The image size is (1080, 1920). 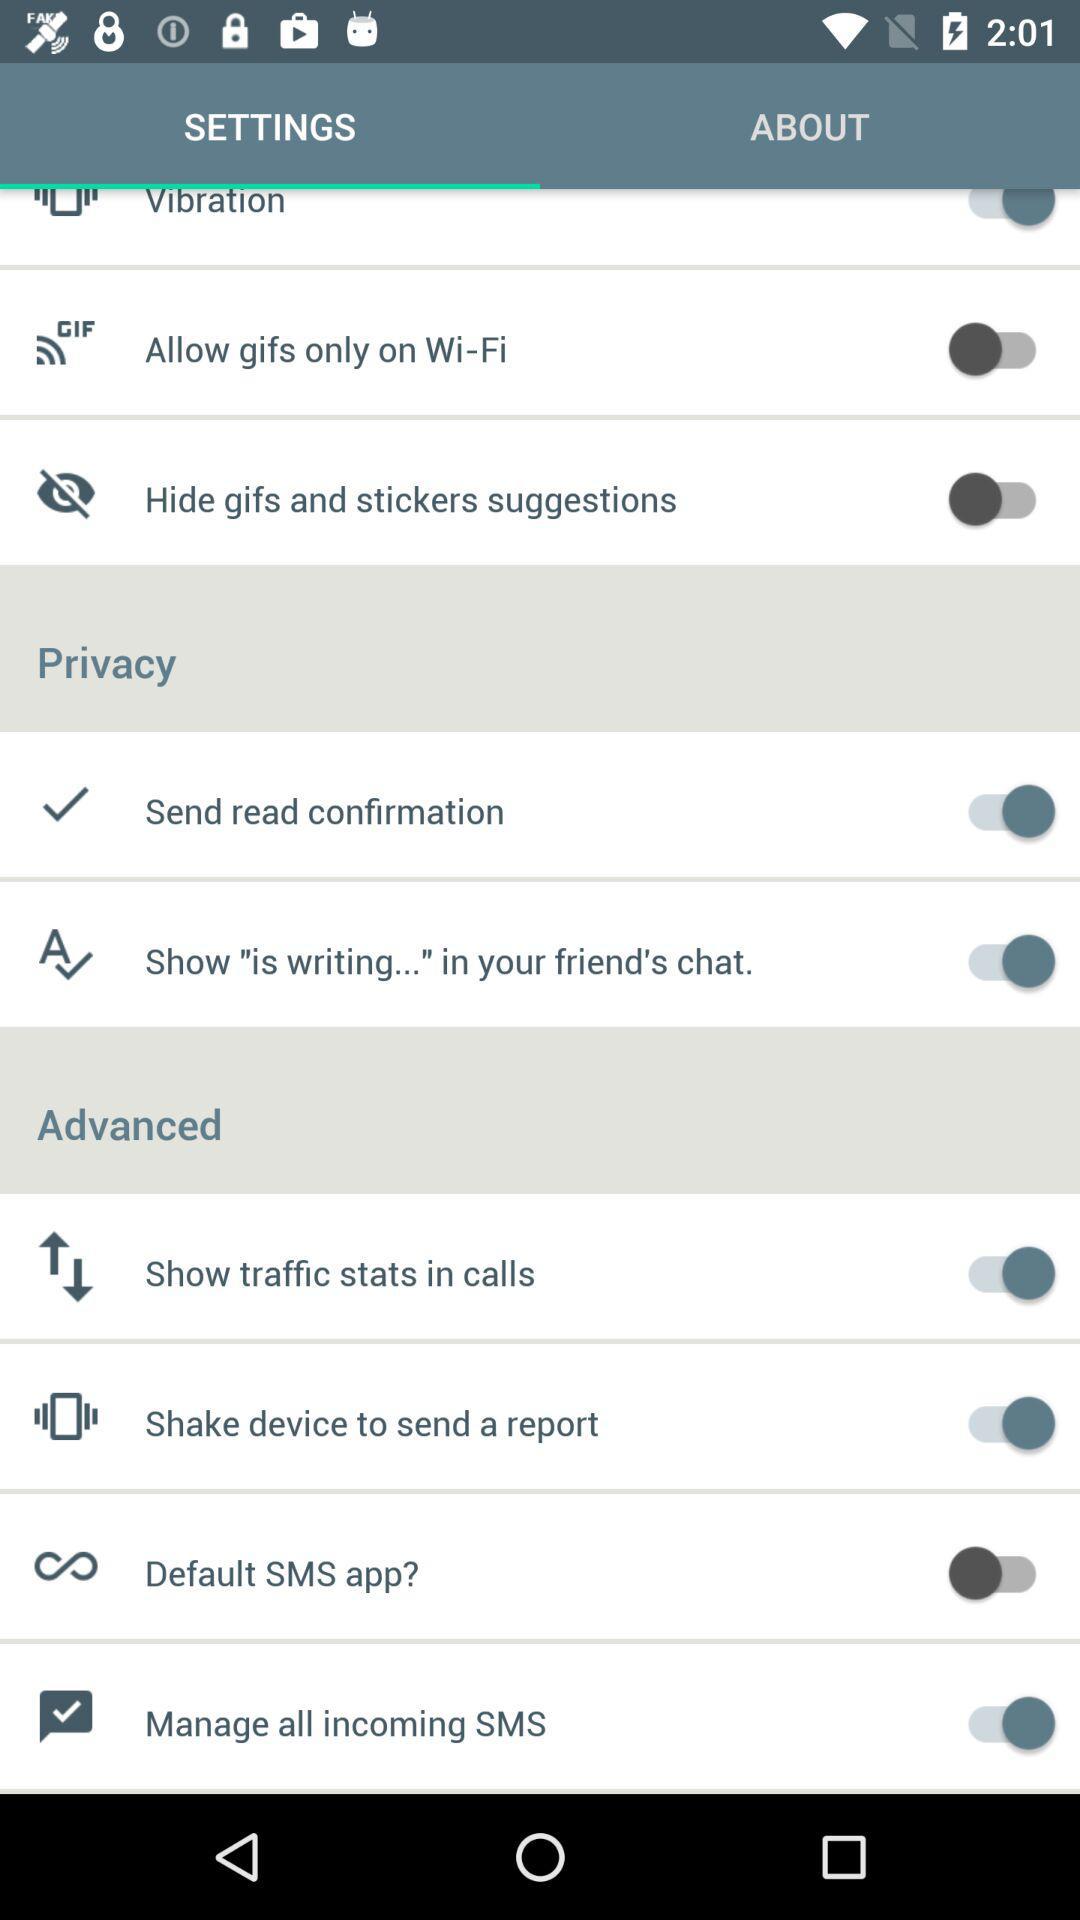 What do you see at coordinates (1002, 496) in the screenshot?
I see `suggestions on/off` at bounding box center [1002, 496].